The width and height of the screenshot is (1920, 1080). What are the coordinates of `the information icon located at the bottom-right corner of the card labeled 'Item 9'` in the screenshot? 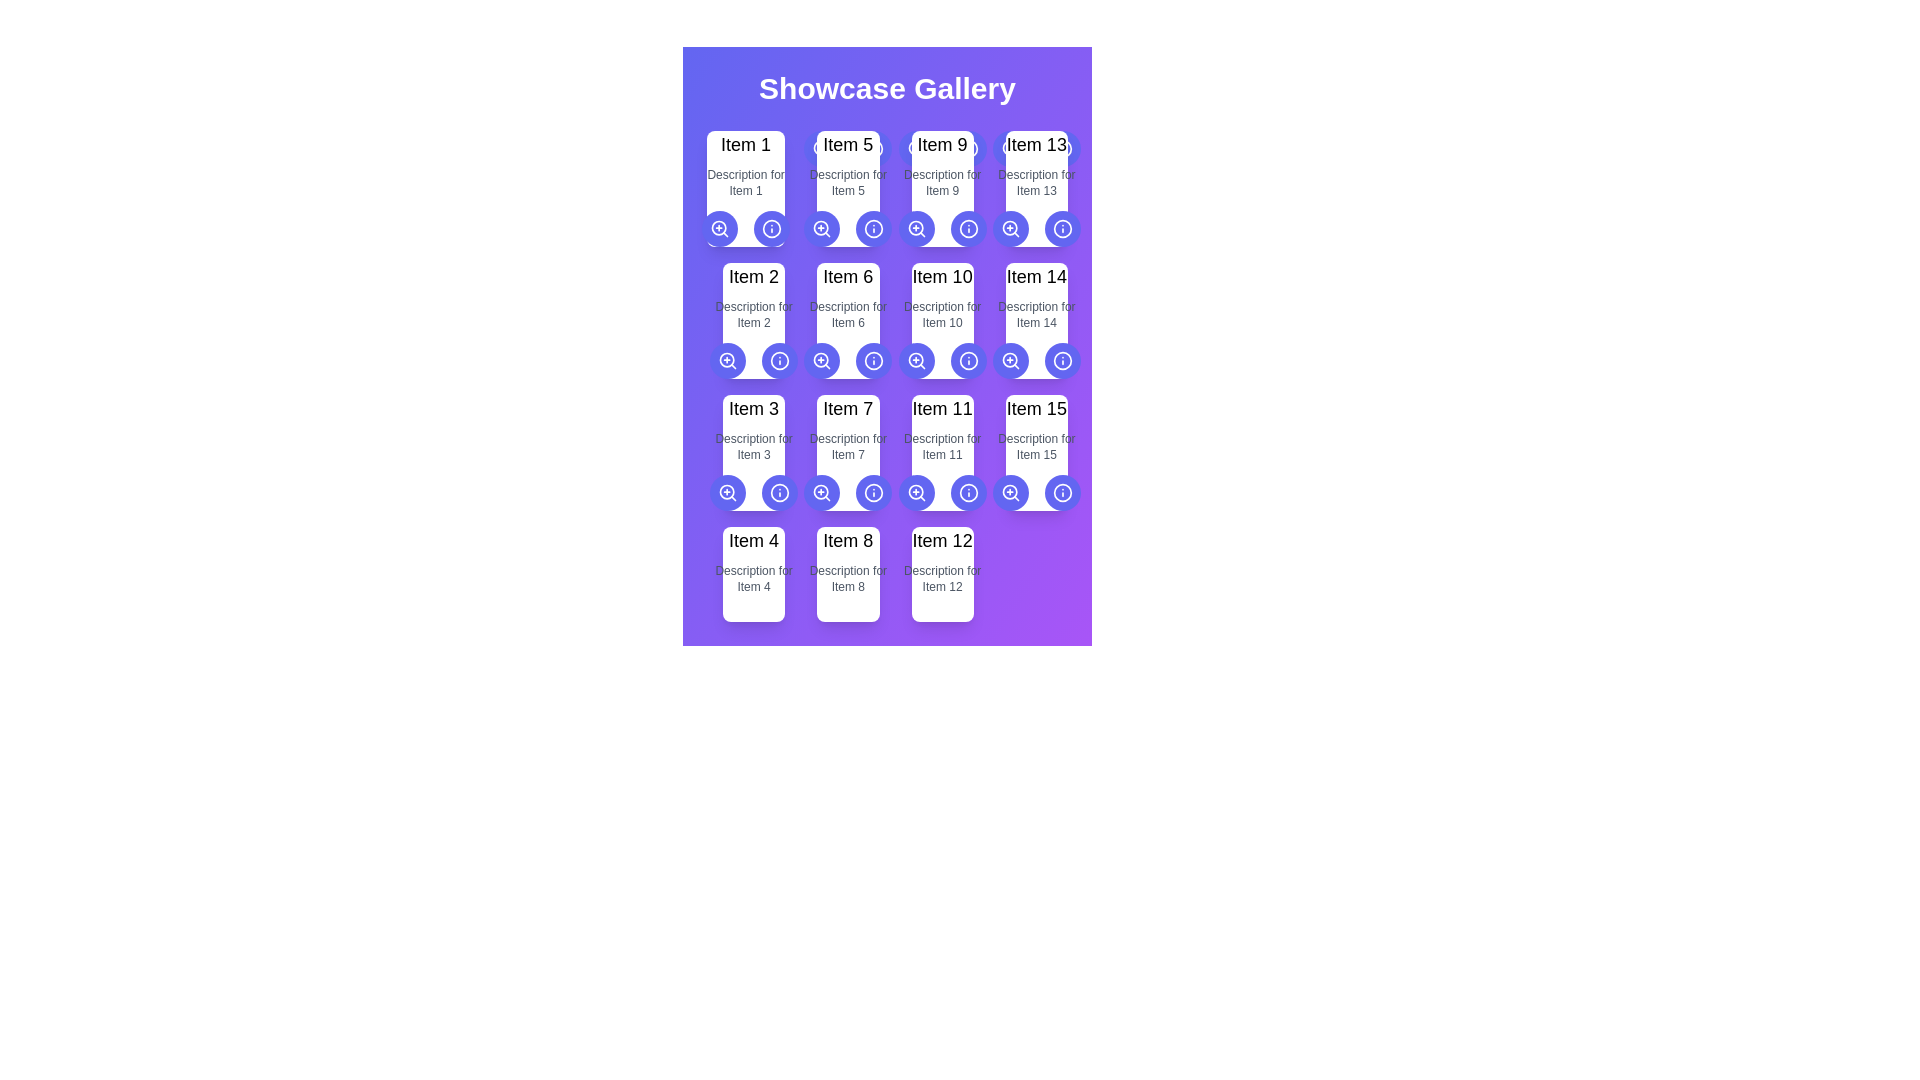 It's located at (968, 148).